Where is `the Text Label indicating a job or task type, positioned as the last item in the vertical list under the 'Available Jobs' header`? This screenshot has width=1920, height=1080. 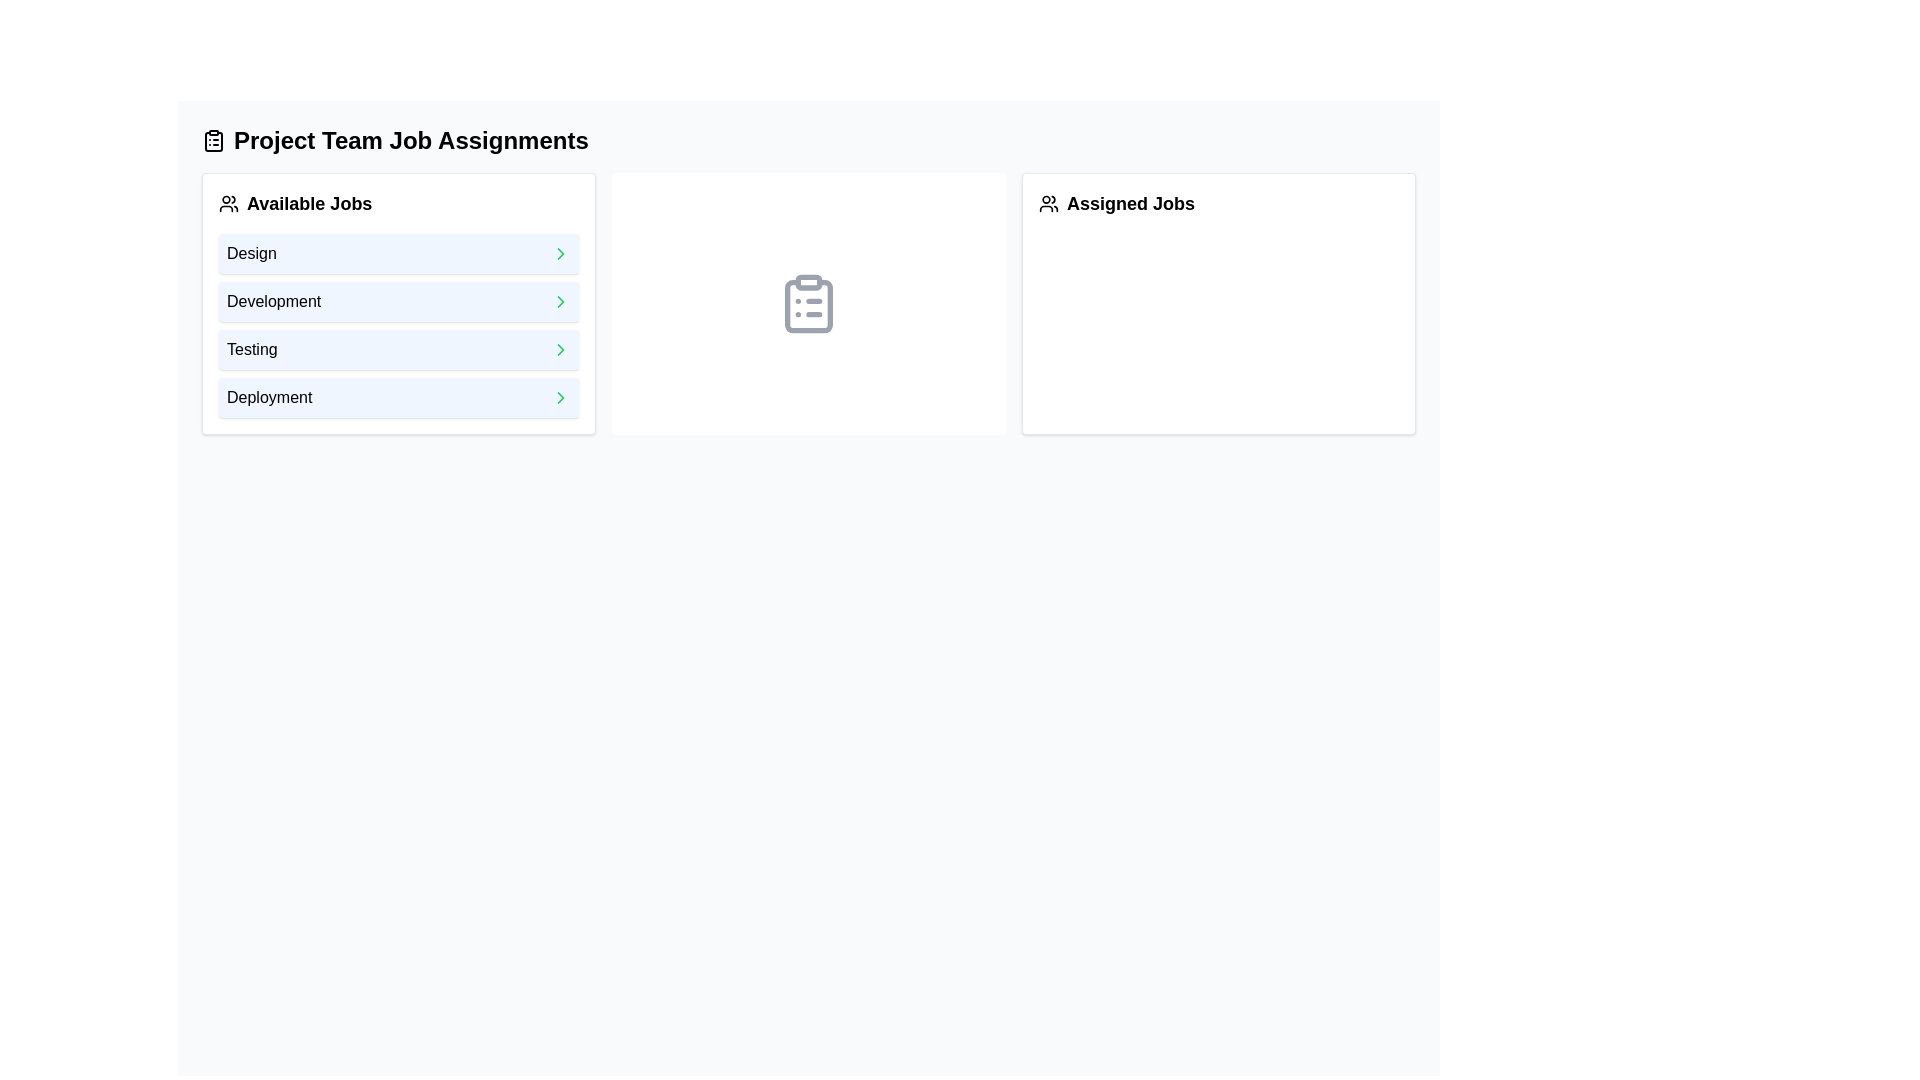
the Text Label indicating a job or task type, positioned as the last item in the vertical list under the 'Available Jobs' header is located at coordinates (268, 397).